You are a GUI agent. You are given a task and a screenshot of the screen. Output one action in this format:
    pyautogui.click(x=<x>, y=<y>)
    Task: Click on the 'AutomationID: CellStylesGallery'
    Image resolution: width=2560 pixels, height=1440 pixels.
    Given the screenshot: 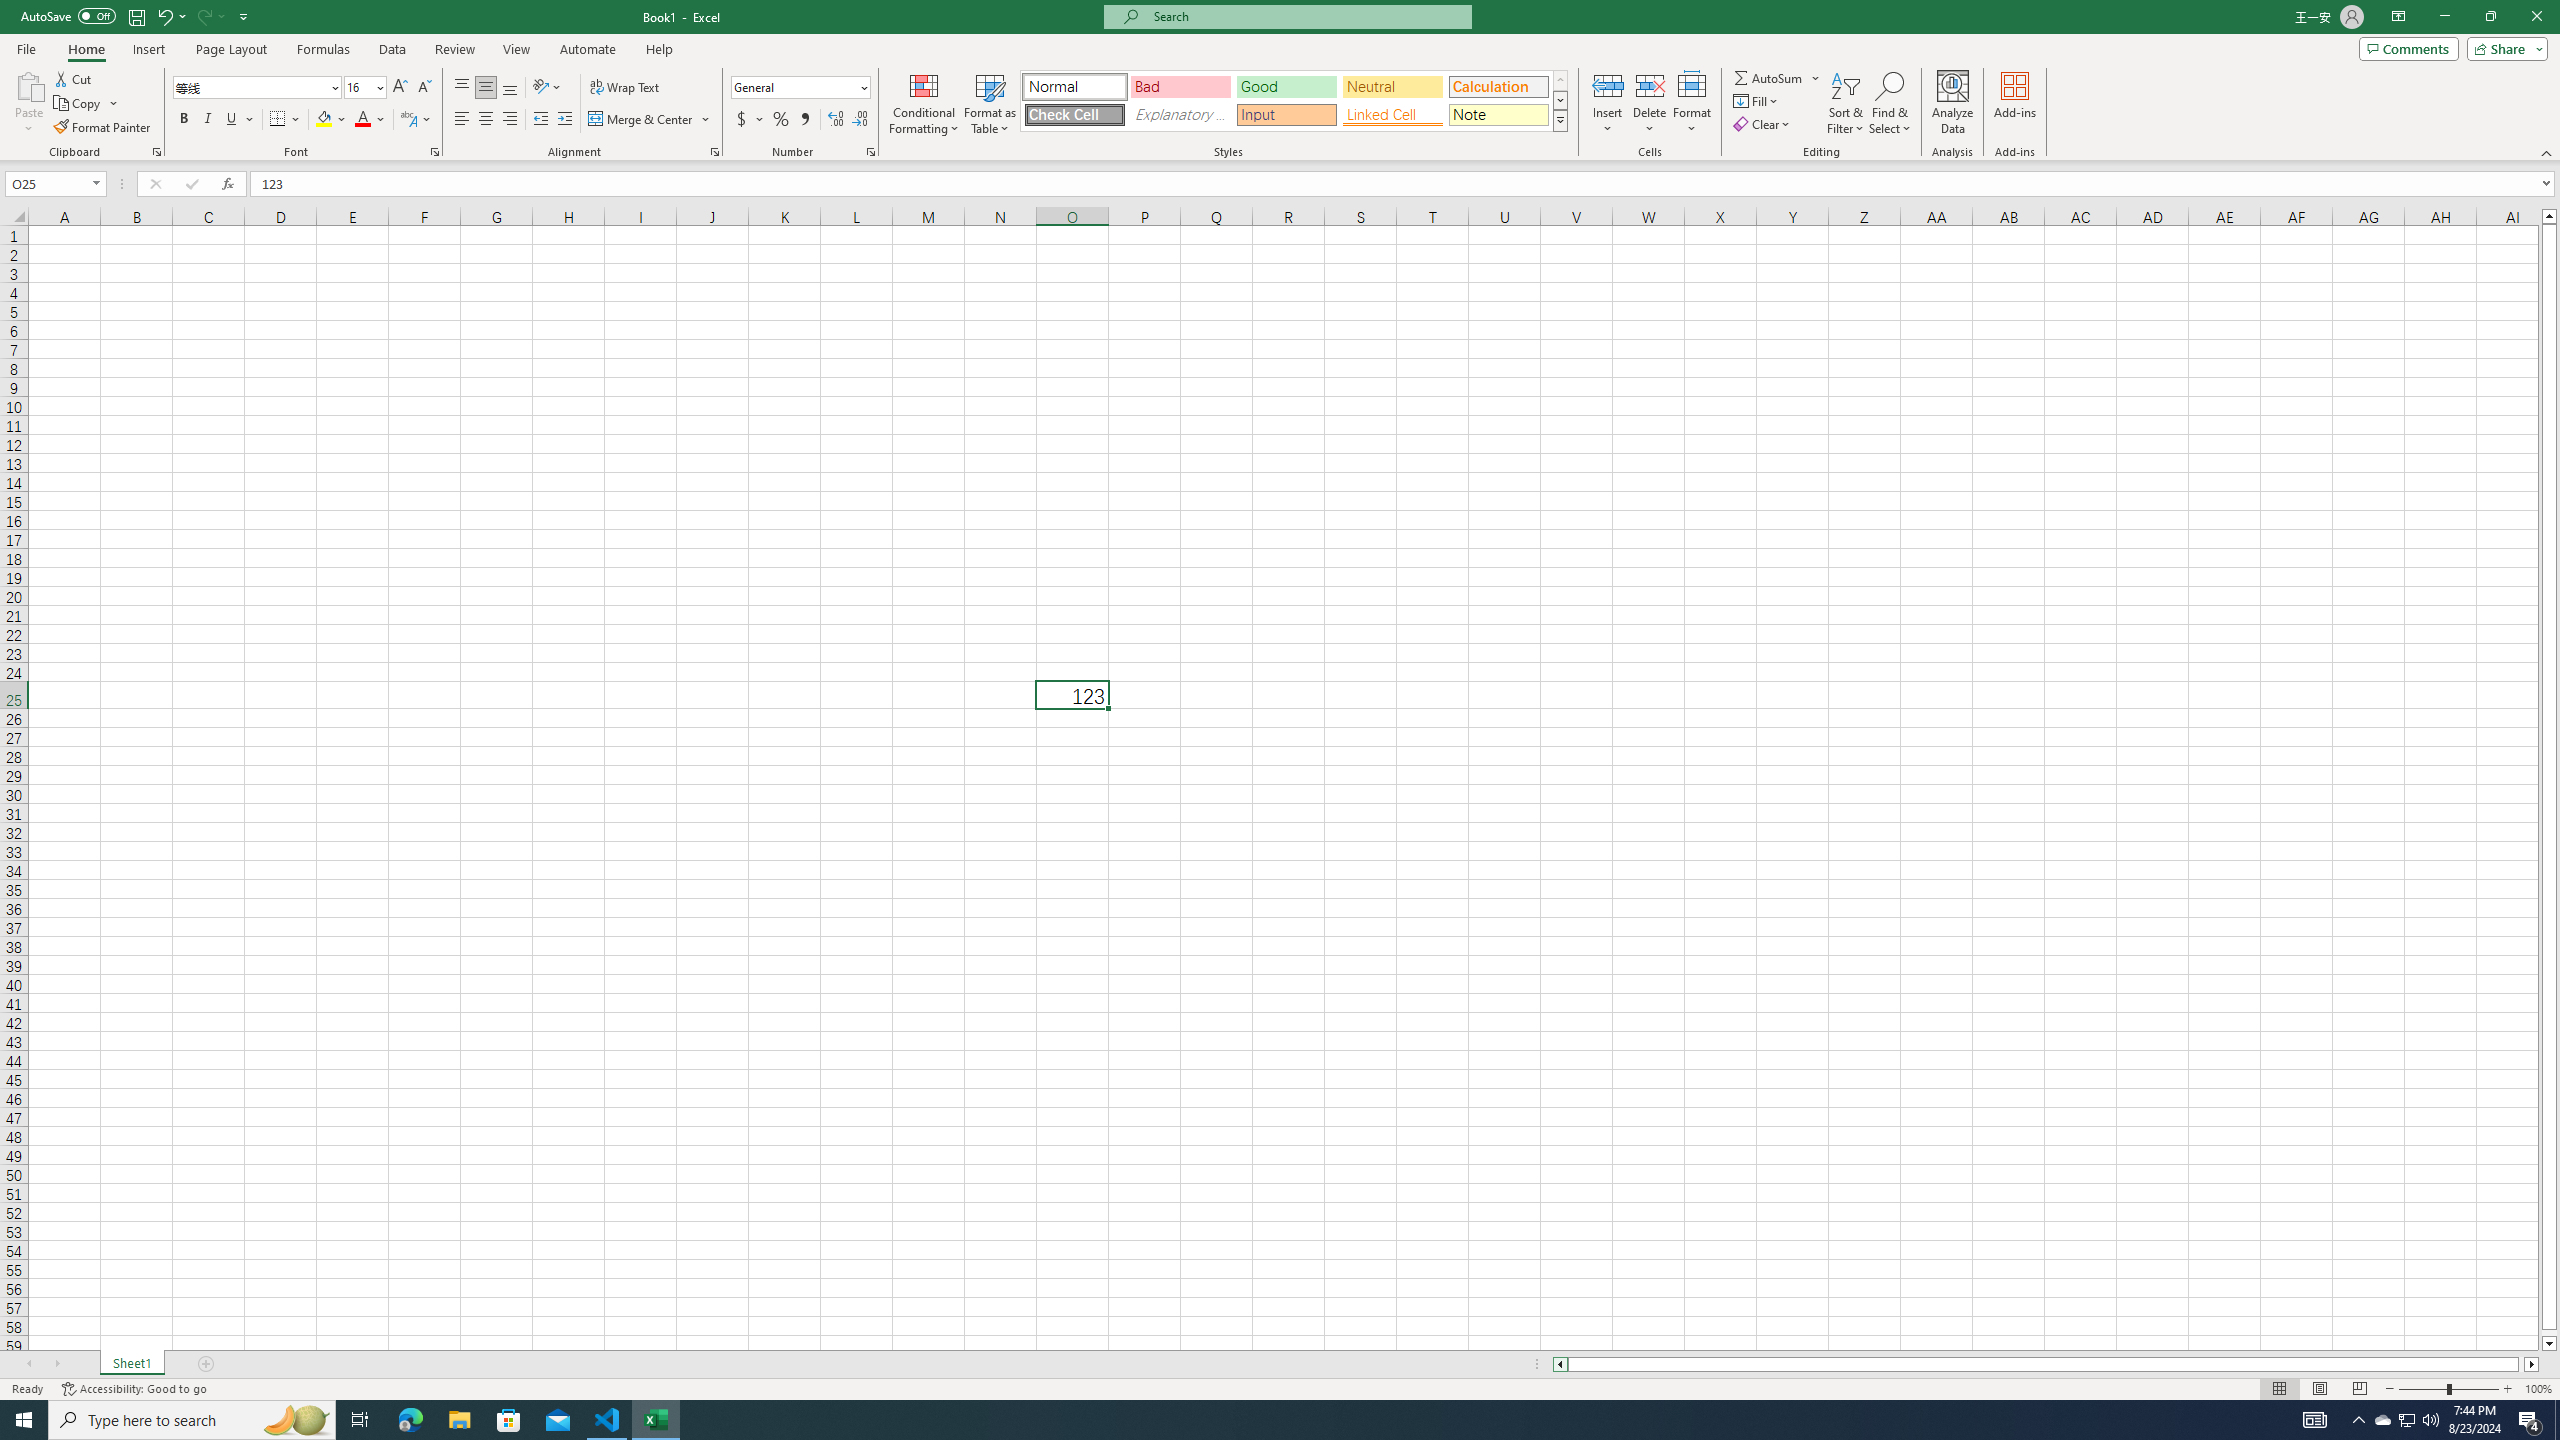 What is the action you would take?
    pyautogui.click(x=1295, y=100)
    